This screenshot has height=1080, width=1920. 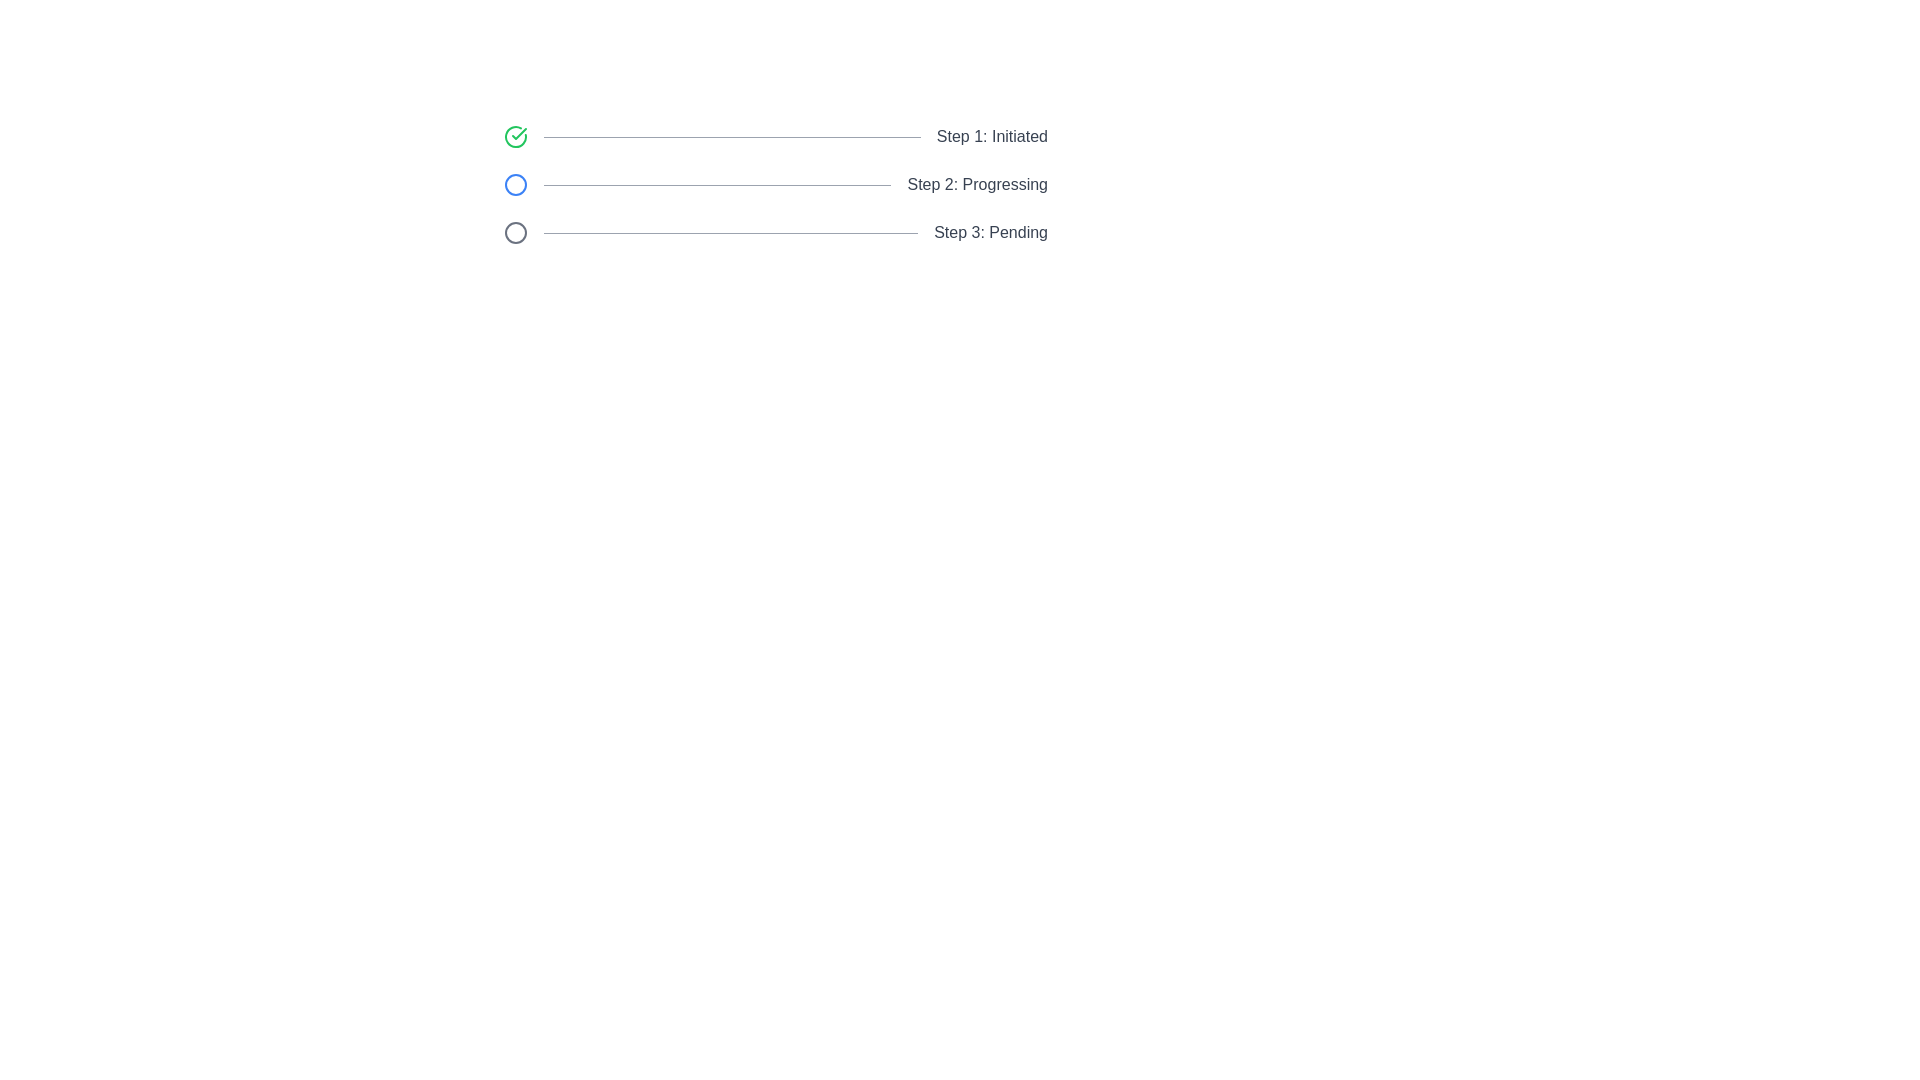 I want to click on the text label indicating the status of the third step in the process, which is currently labeled as 'Pending', so click(x=991, y=231).